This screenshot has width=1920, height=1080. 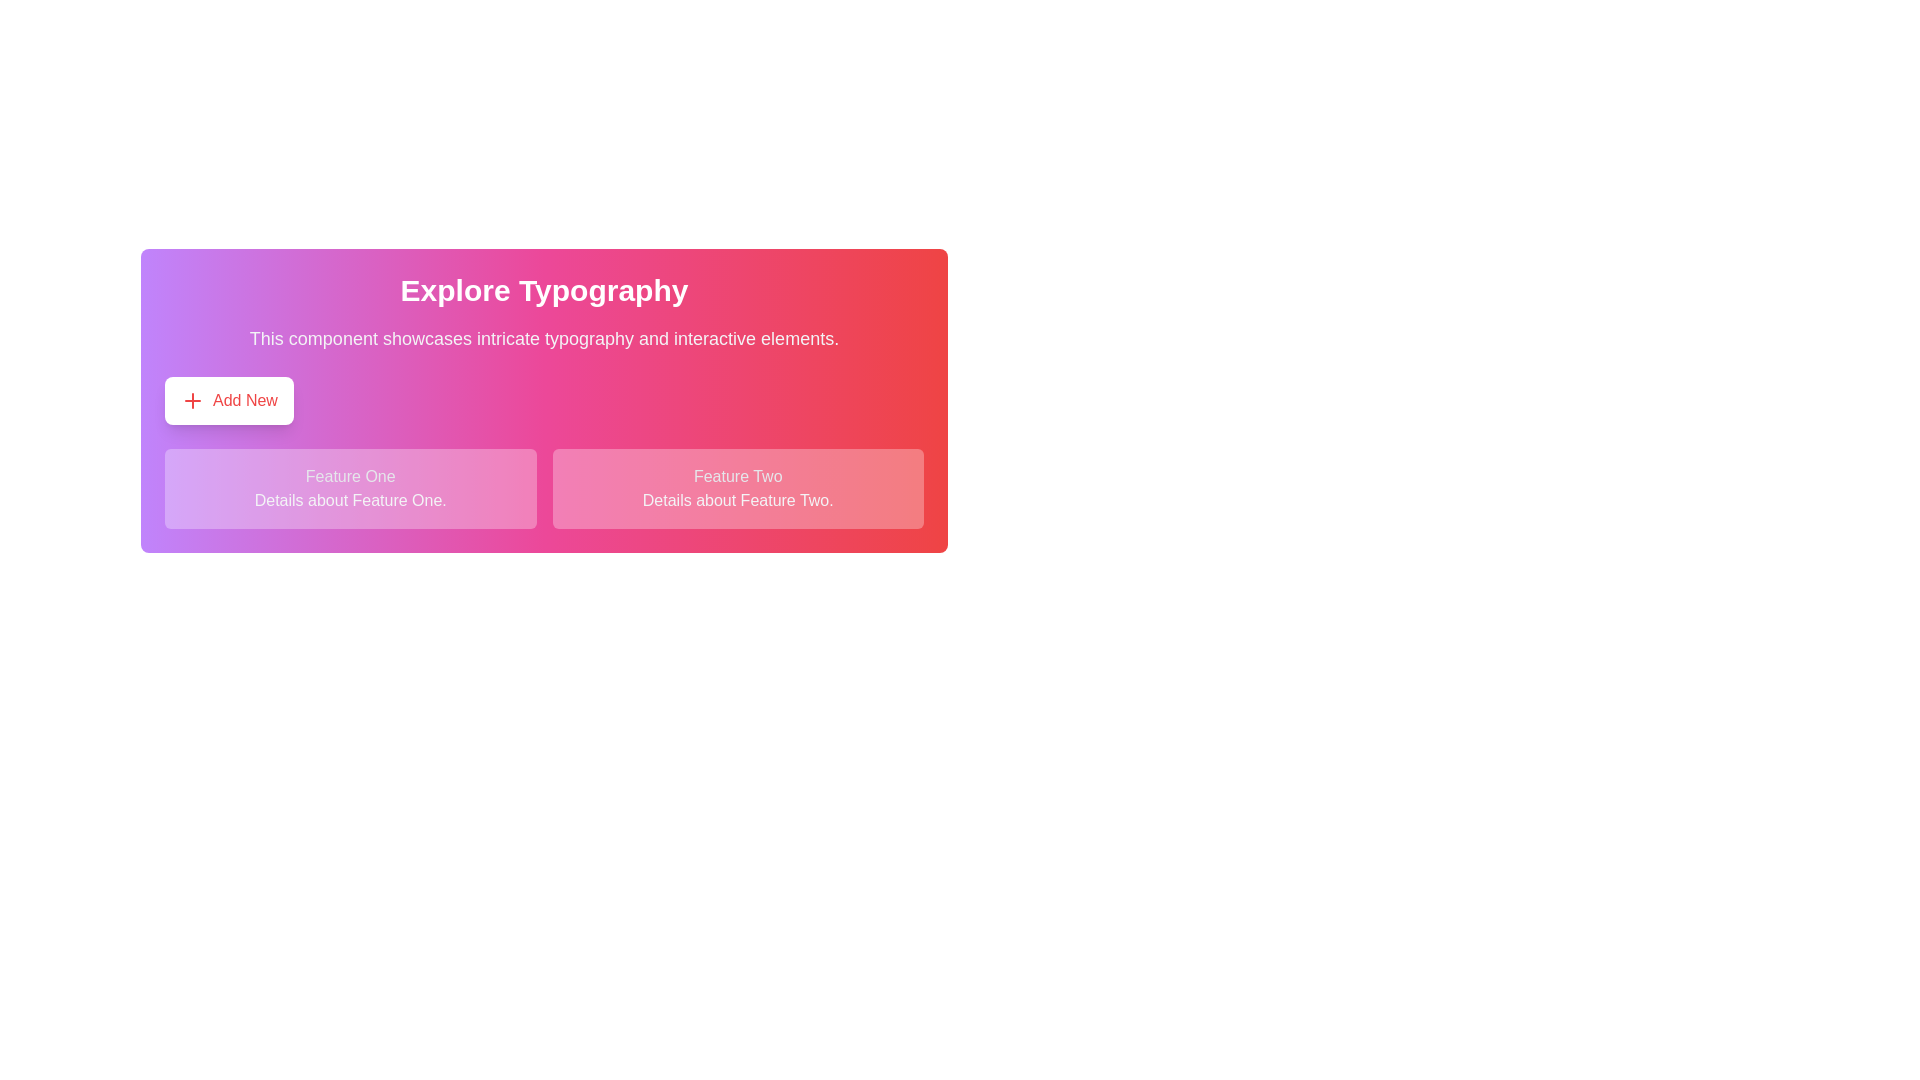 I want to click on the 'Add New' button, which is a rectangular button with rounded corners, displaying a bold red font and a plus sign icon, to trigger the hover animation or tooltip, so click(x=229, y=401).